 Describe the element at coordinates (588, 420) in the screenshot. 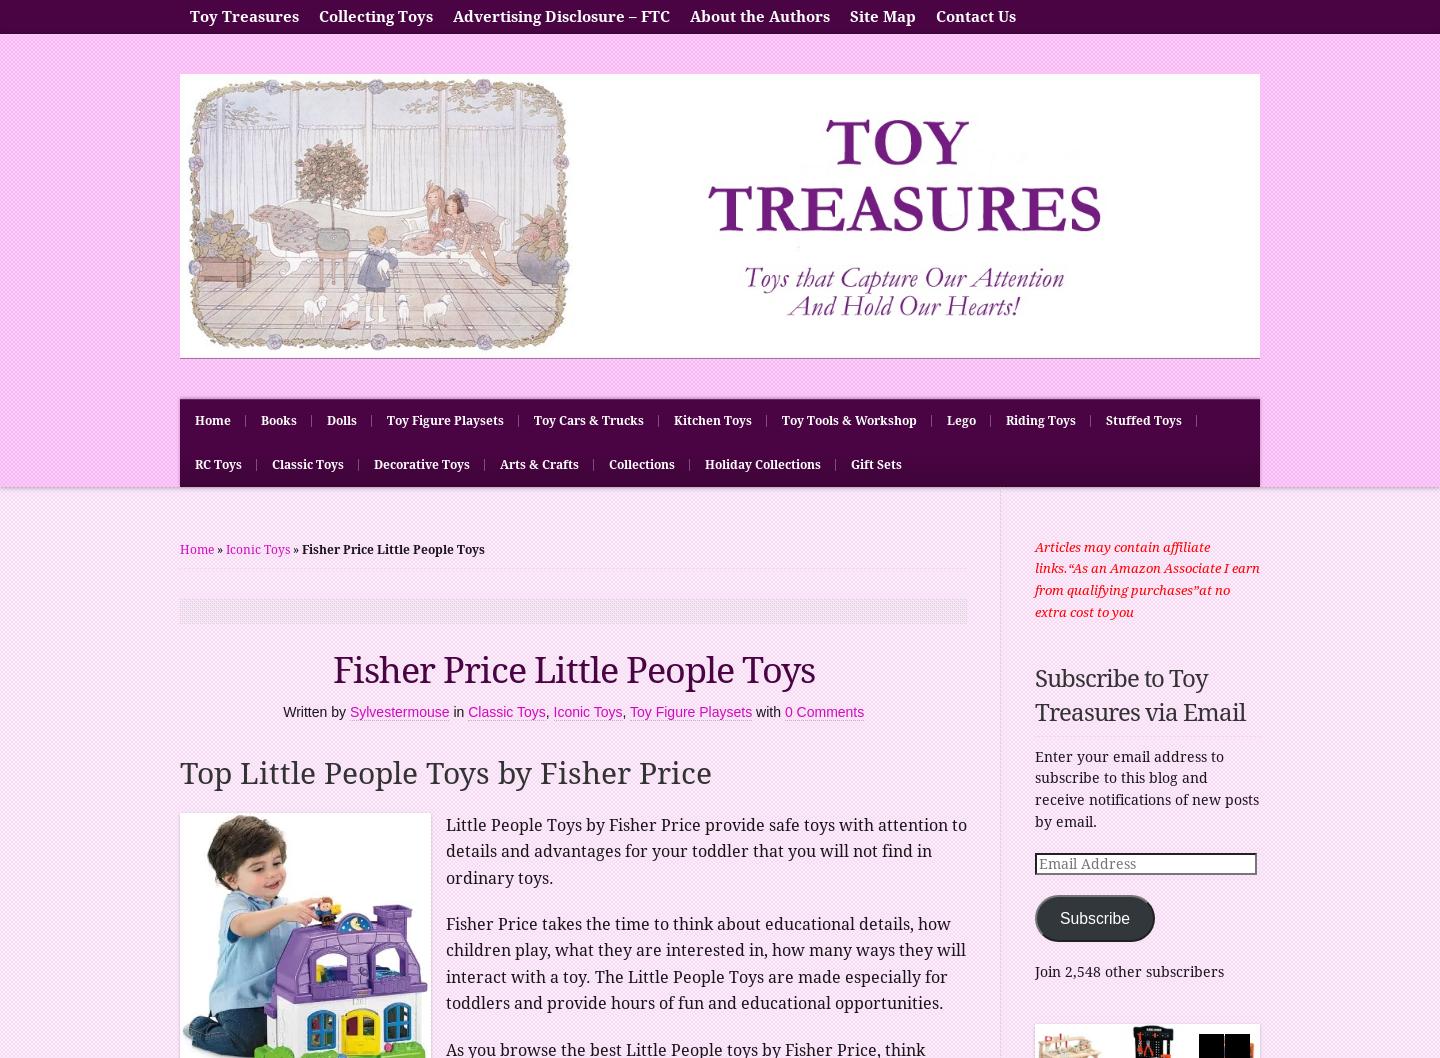

I see `'Toy Cars & Trucks'` at that location.